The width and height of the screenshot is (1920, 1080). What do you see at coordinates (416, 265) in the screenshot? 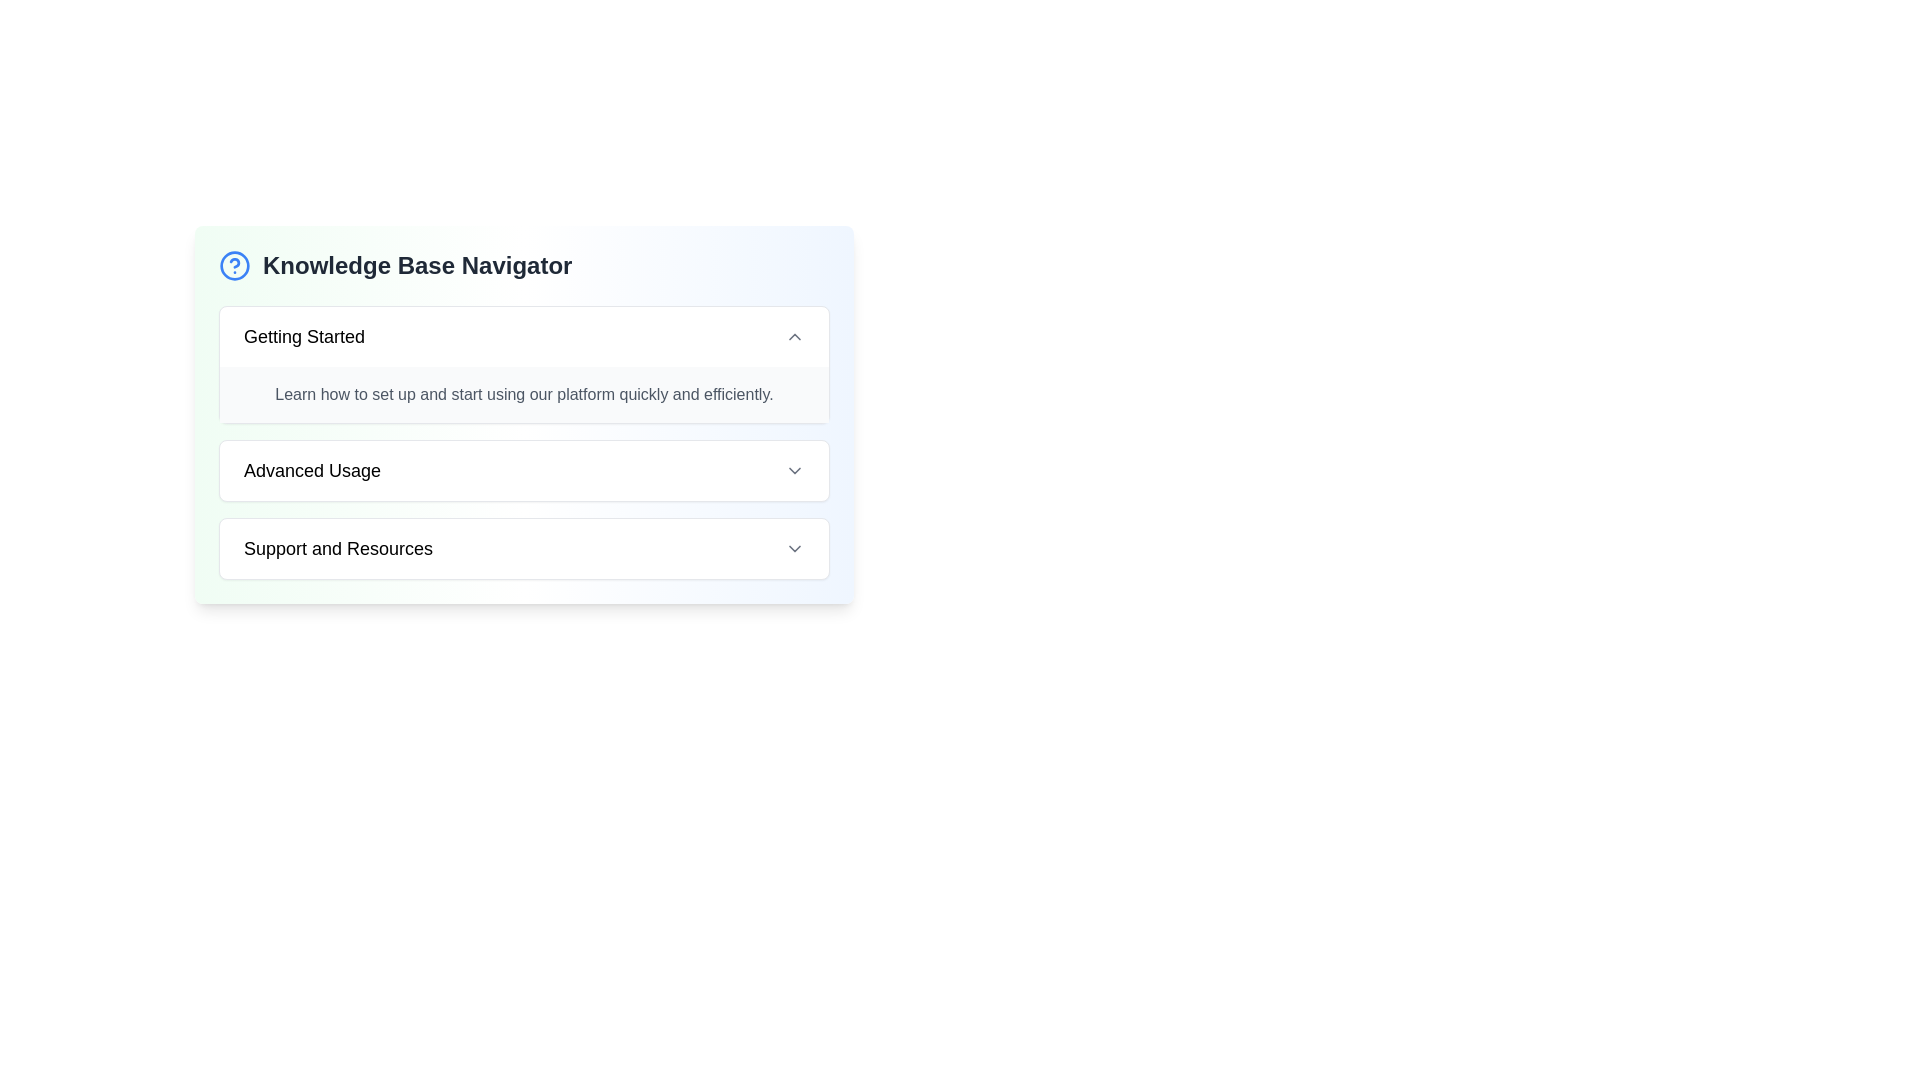
I see `text content of the large, bold serif heading labeled 'Knowledge Base Navigator', which is located prominently at the top of the section, to the right of a blue circular icon with a question mark` at bounding box center [416, 265].